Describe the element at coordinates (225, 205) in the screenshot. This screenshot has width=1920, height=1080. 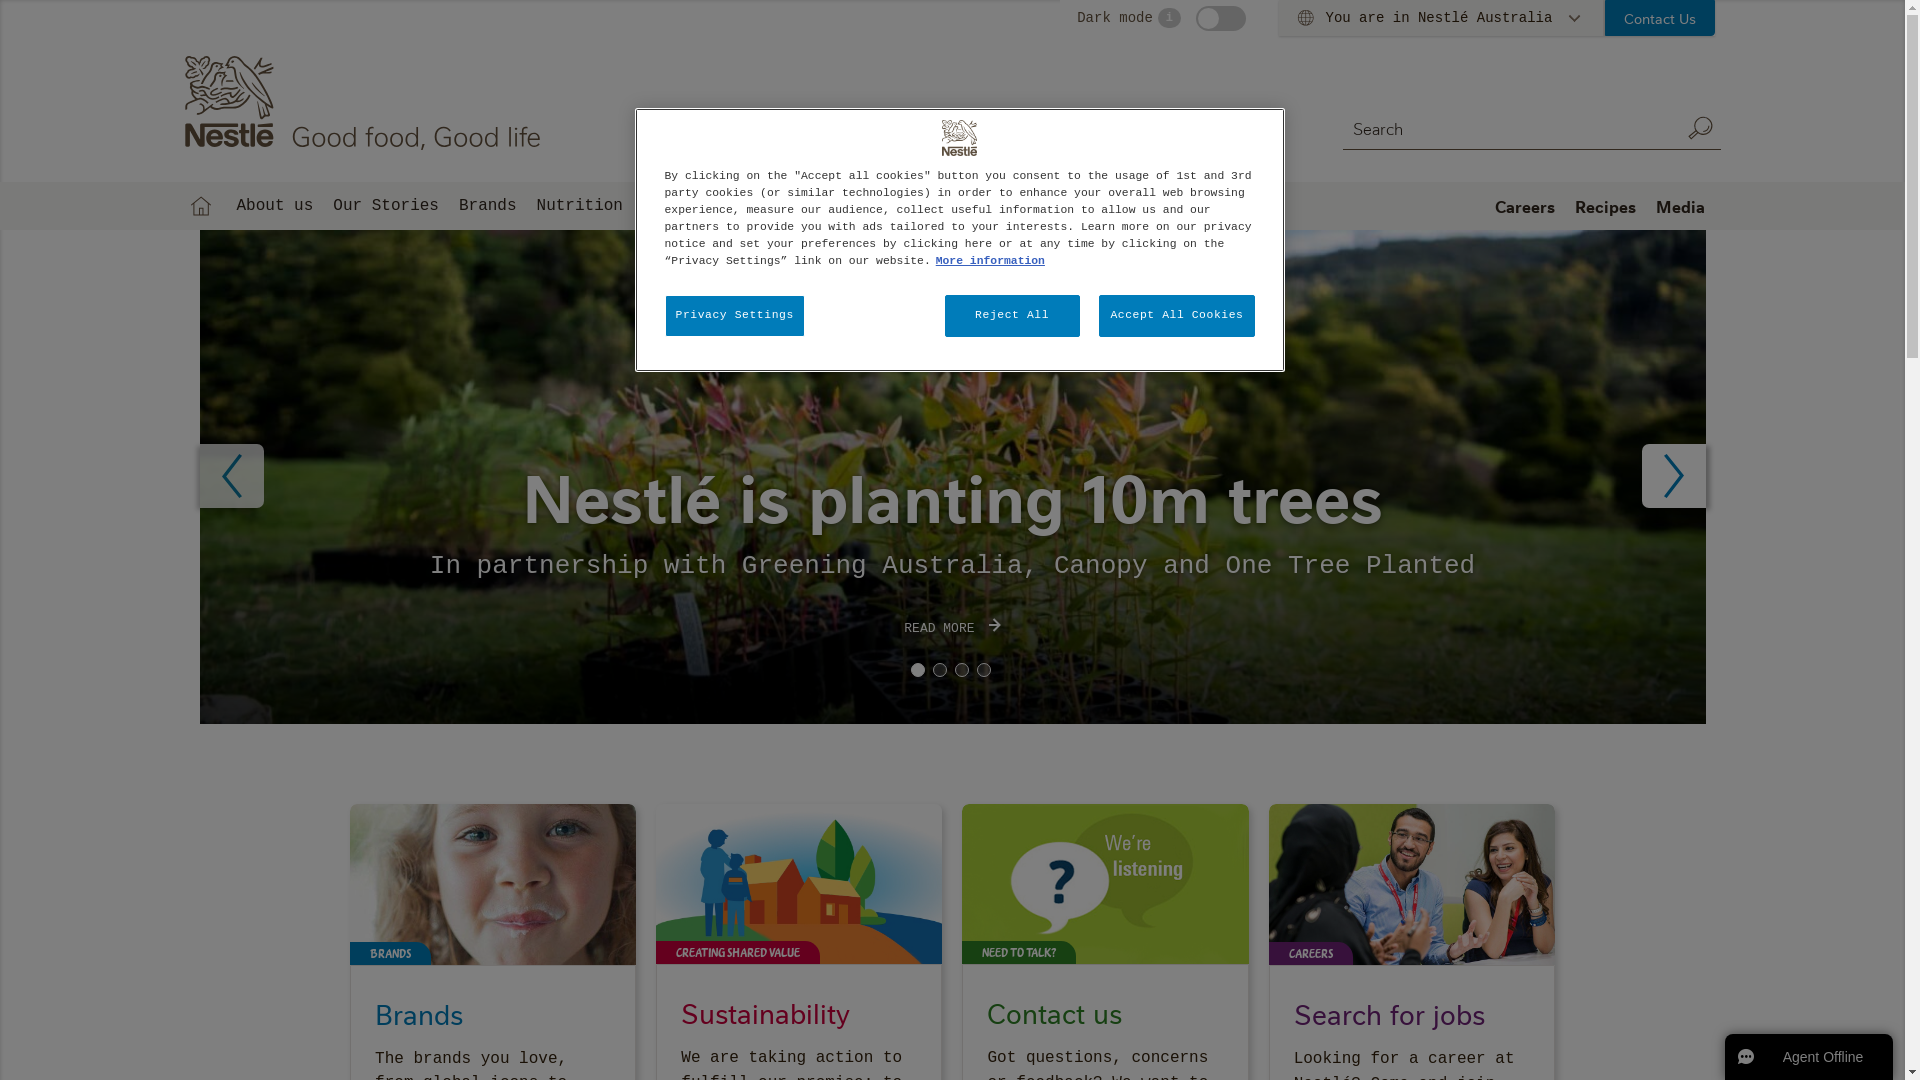
I see `'About us'` at that location.